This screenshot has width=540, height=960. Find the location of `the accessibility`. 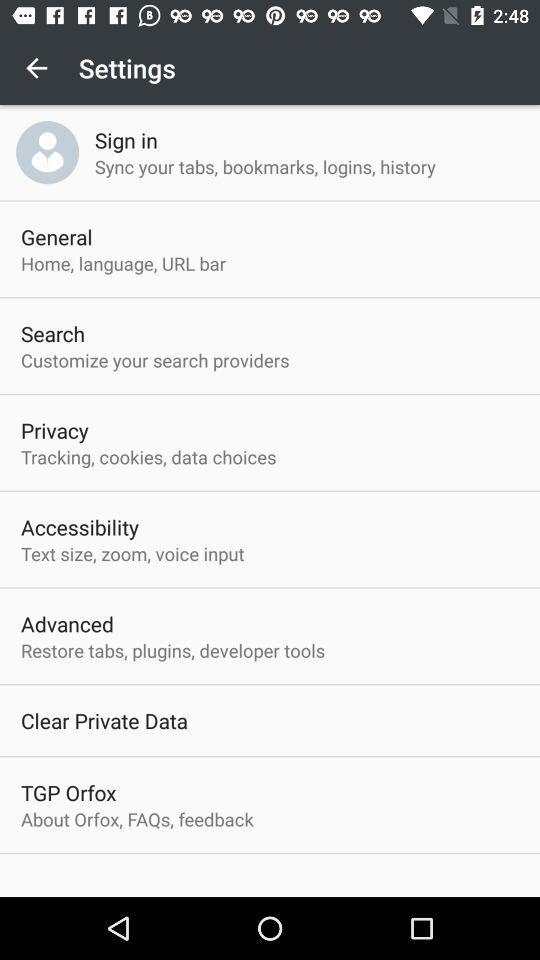

the accessibility is located at coordinates (79, 526).